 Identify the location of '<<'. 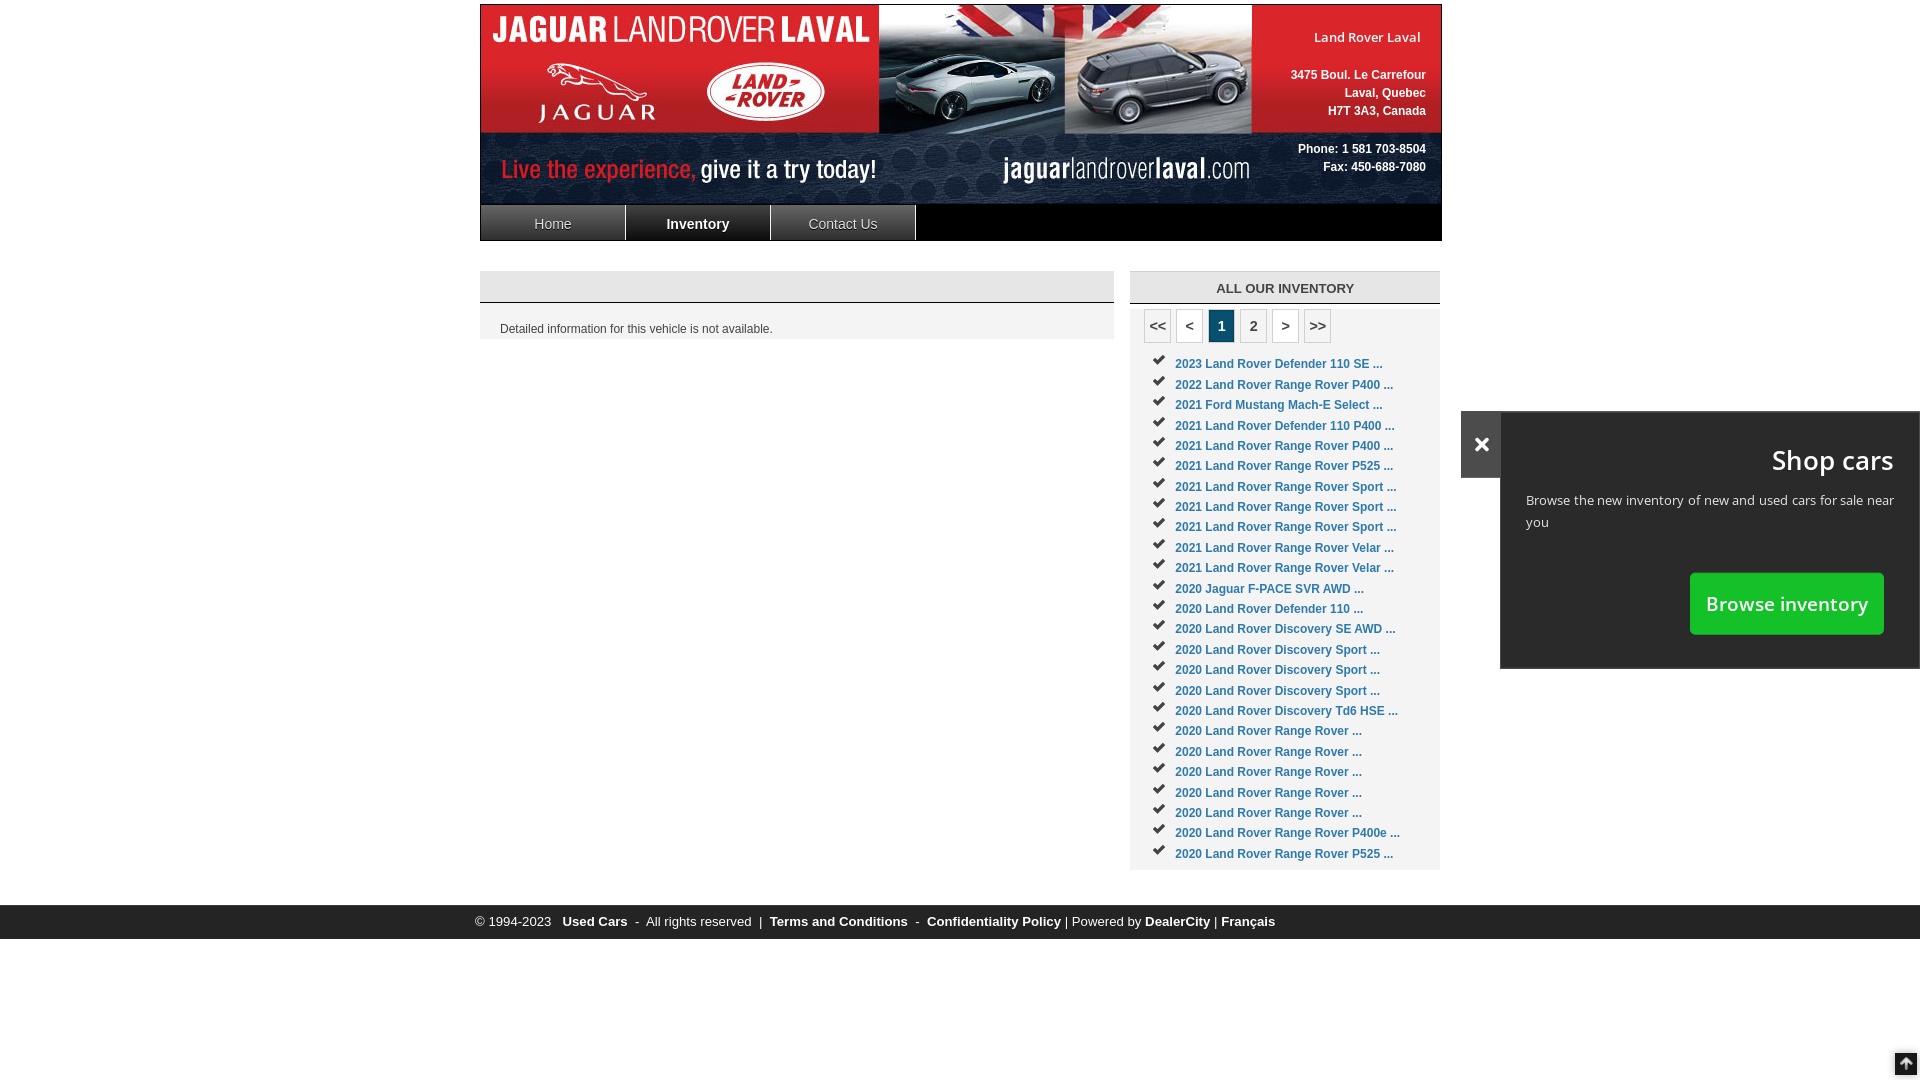
(1157, 325).